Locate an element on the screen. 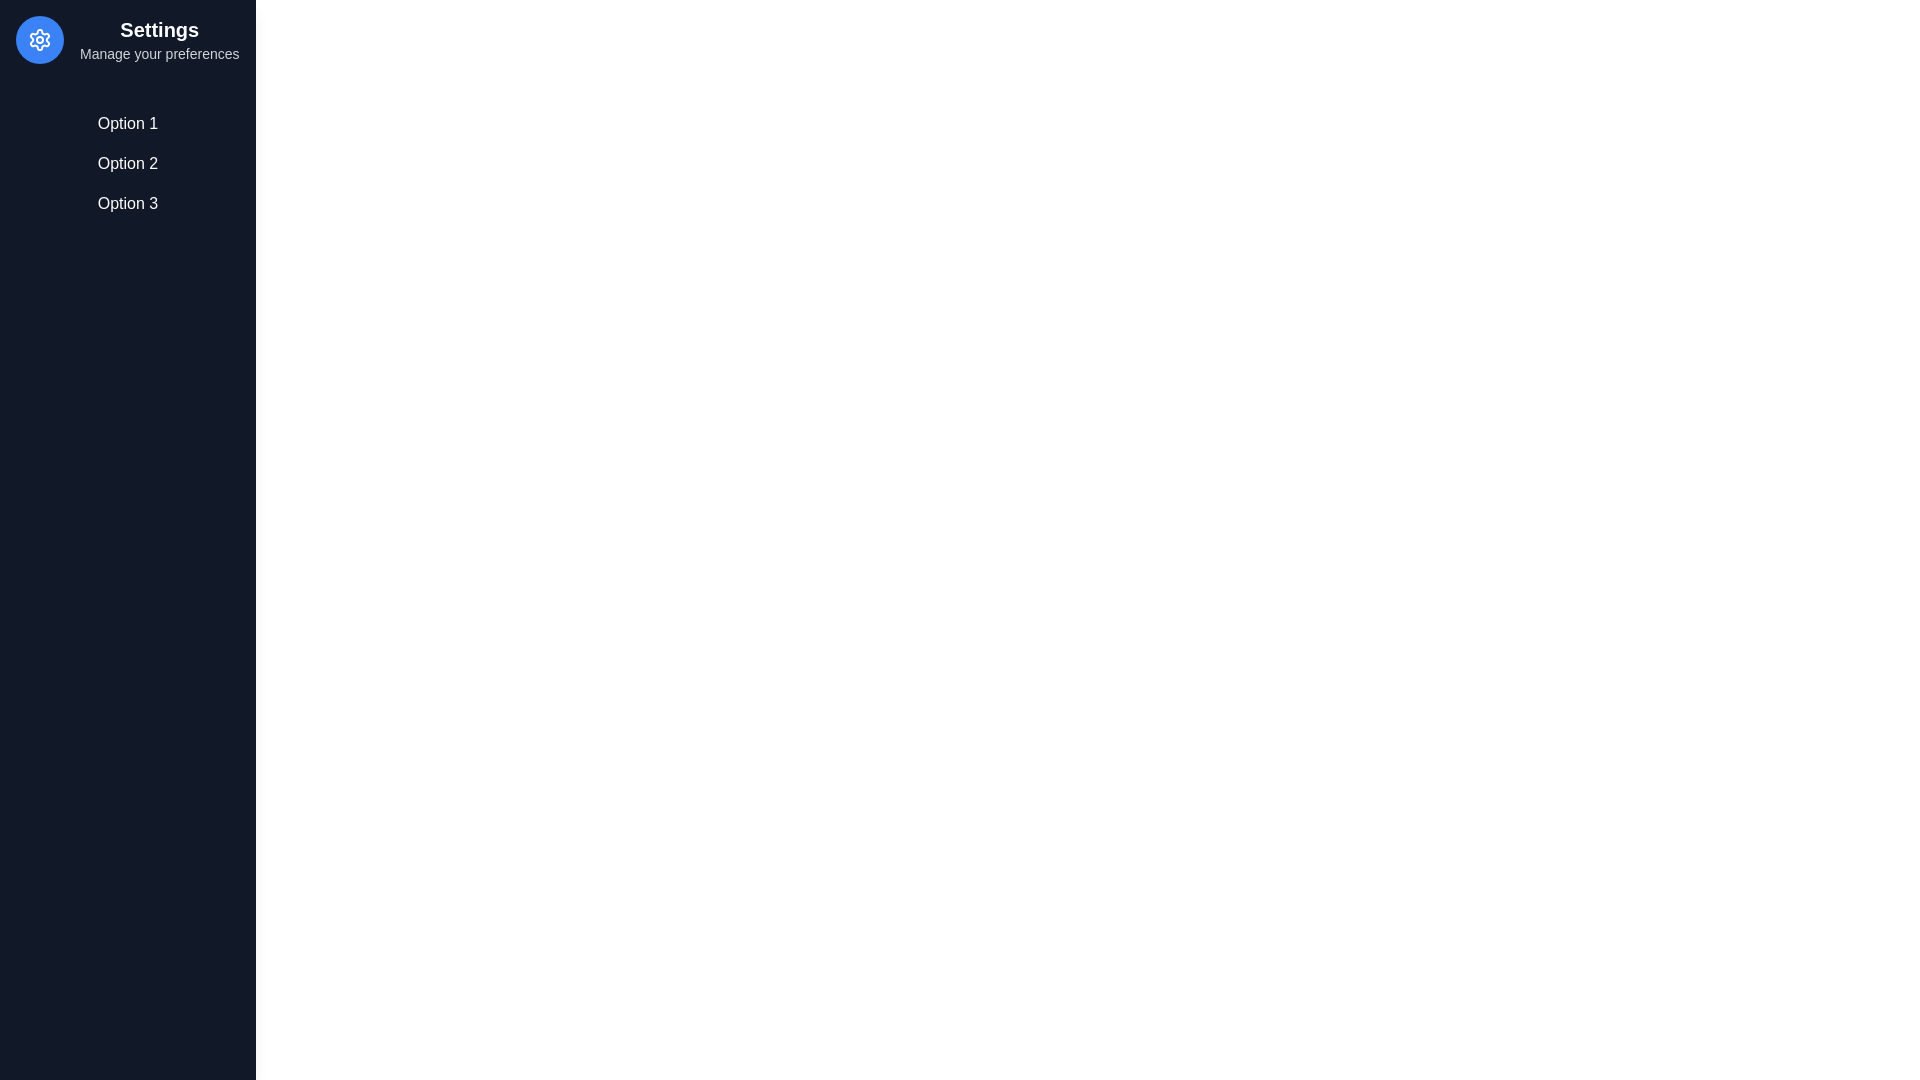  the navigational list item labeled 'Settings' with a blue gear icon and text for information is located at coordinates (127, 39).